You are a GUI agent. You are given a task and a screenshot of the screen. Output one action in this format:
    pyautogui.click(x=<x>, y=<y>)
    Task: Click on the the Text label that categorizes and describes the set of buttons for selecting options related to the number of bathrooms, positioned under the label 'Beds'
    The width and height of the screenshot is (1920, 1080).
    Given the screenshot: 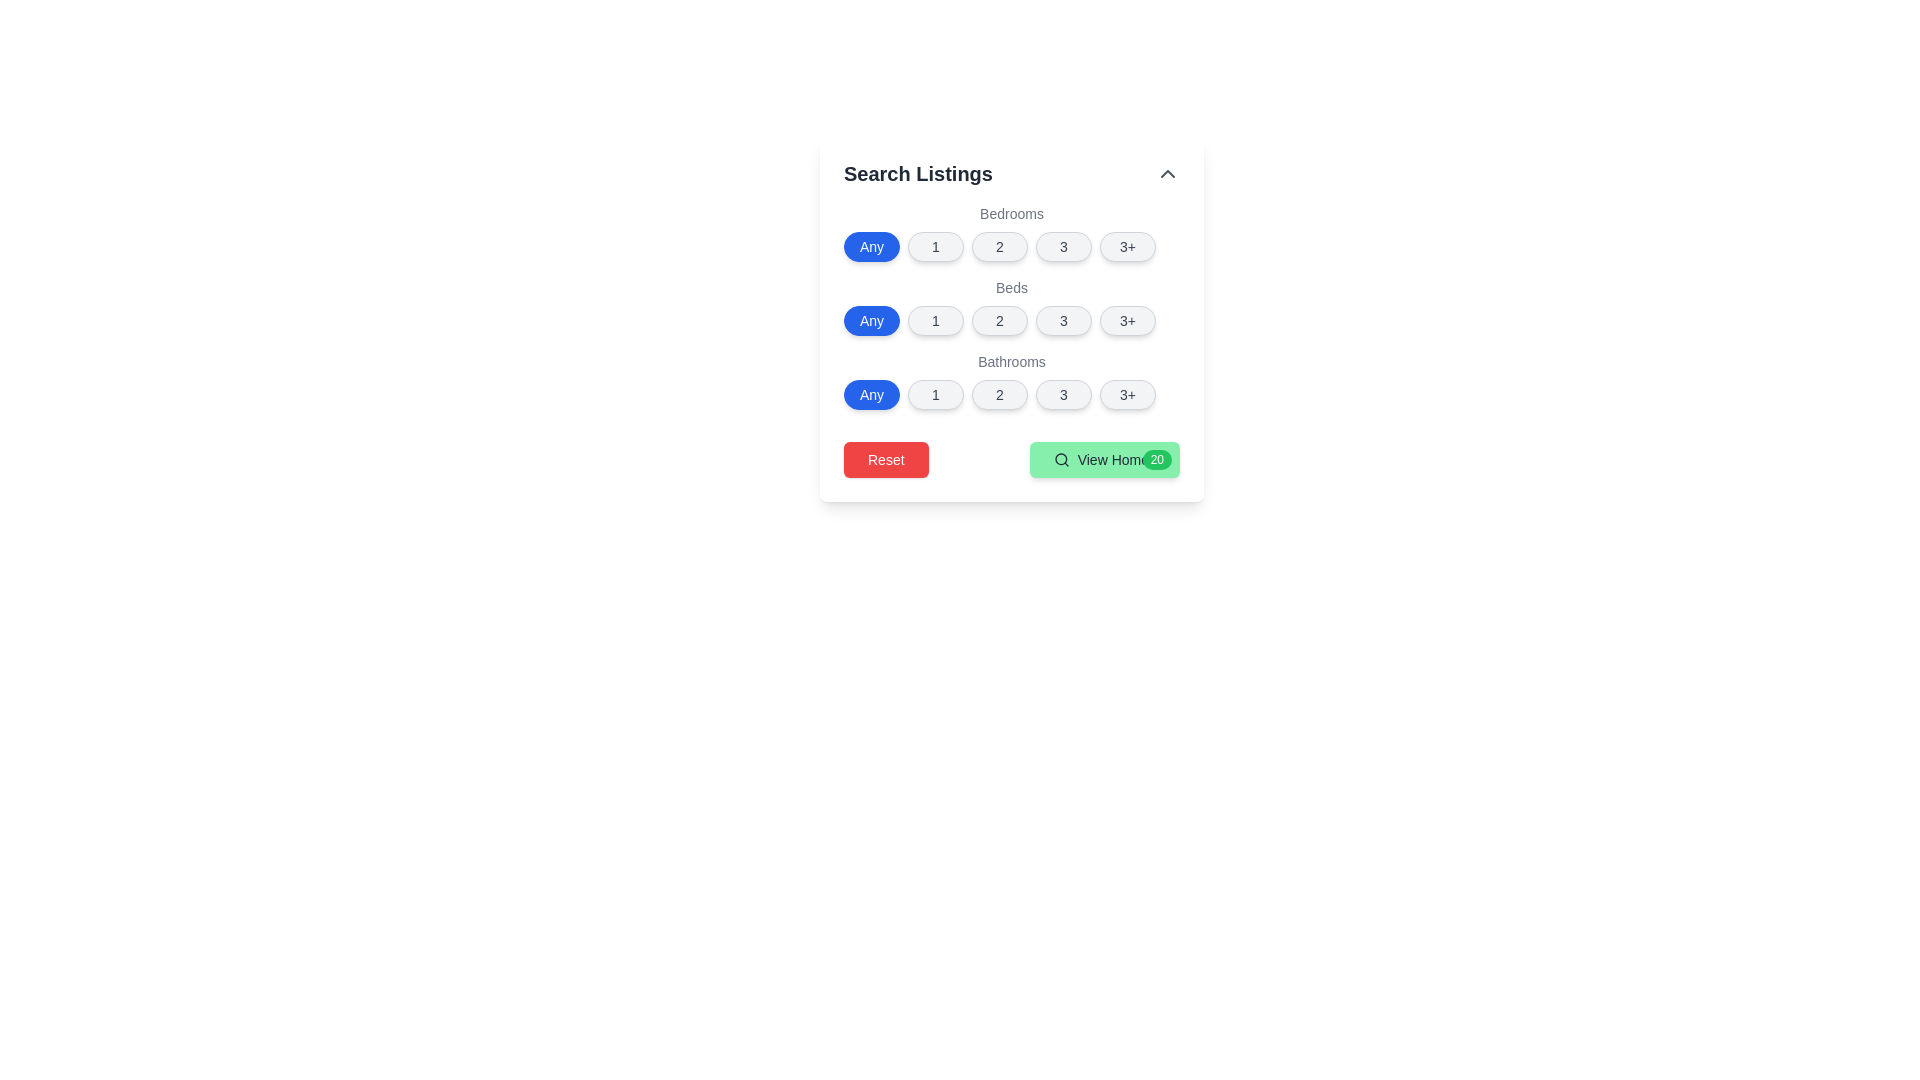 What is the action you would take?
    pyautogui.click(x=1012, y=362)
    